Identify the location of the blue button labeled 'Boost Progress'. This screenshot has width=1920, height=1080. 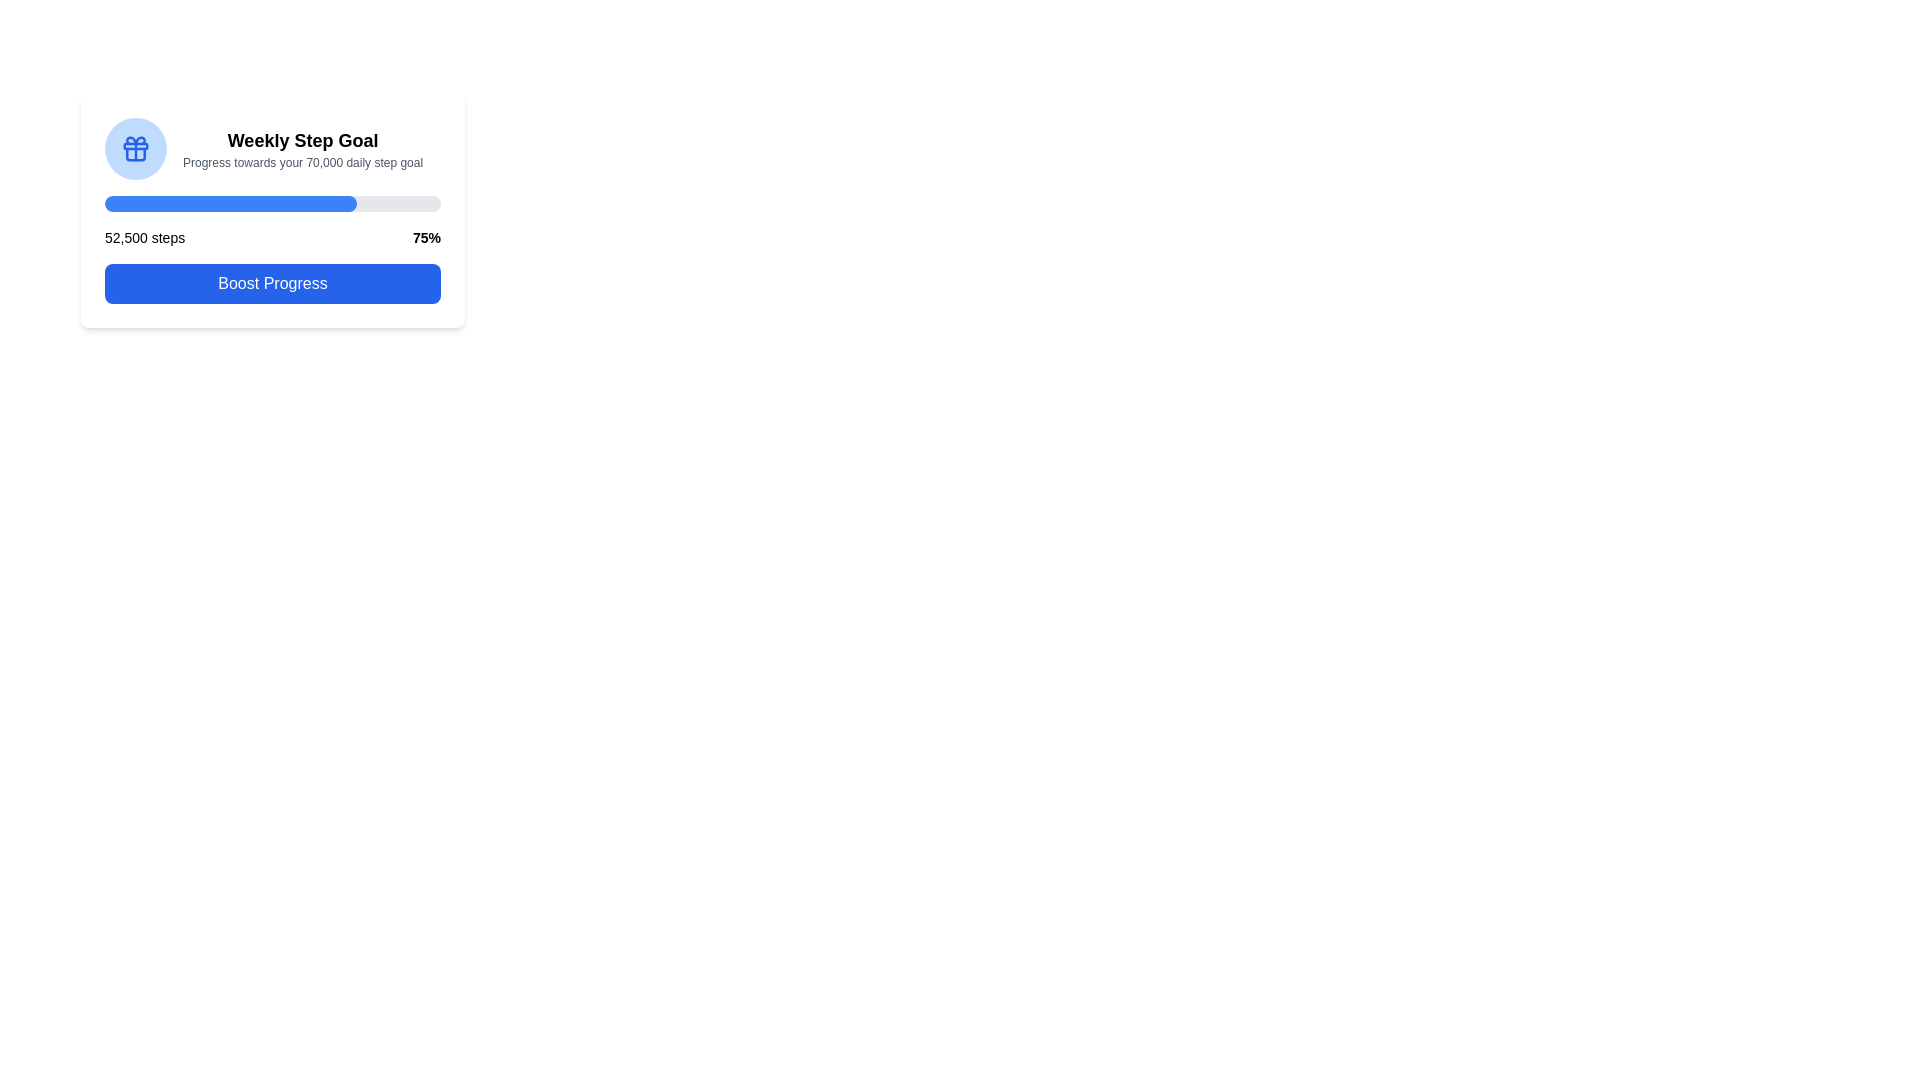
(272, 284).